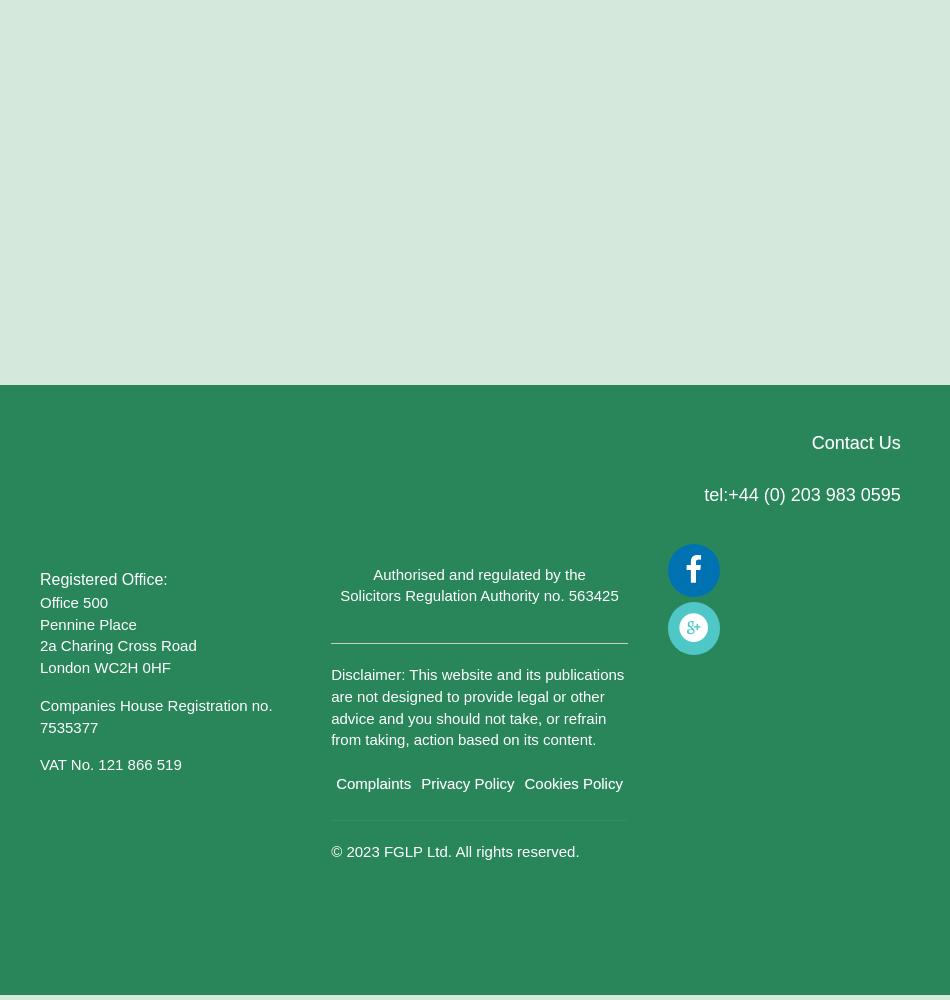 Image resolution: width=950 pixels, height=1000 pixels. What do you see at coordinates (372, 783) in the screenshot?
I see `'Complaints'` at bounding box center [372, 783].